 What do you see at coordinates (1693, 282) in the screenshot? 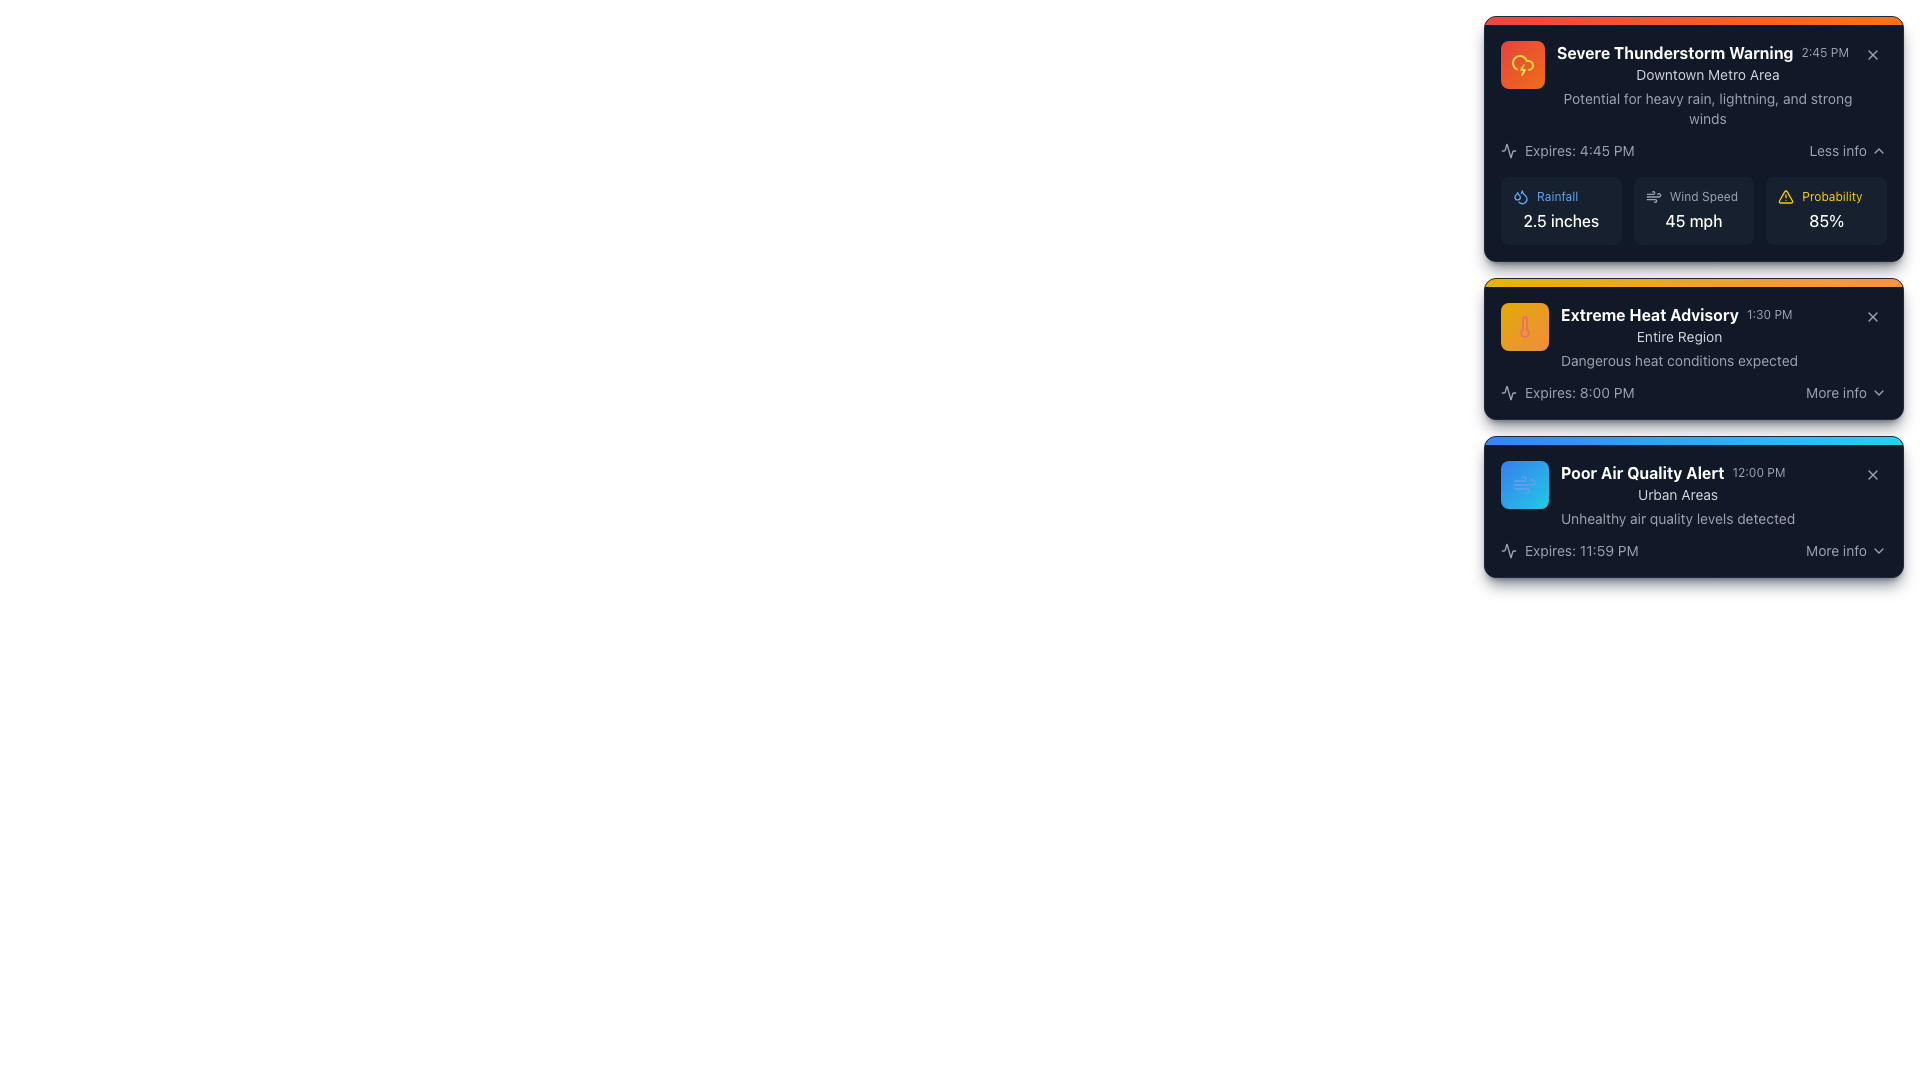
I see `the thin horizontal gradient decorative bar located at the top of the notification card, which transitions from yellow to orange` at bounding box center [1693, 282].